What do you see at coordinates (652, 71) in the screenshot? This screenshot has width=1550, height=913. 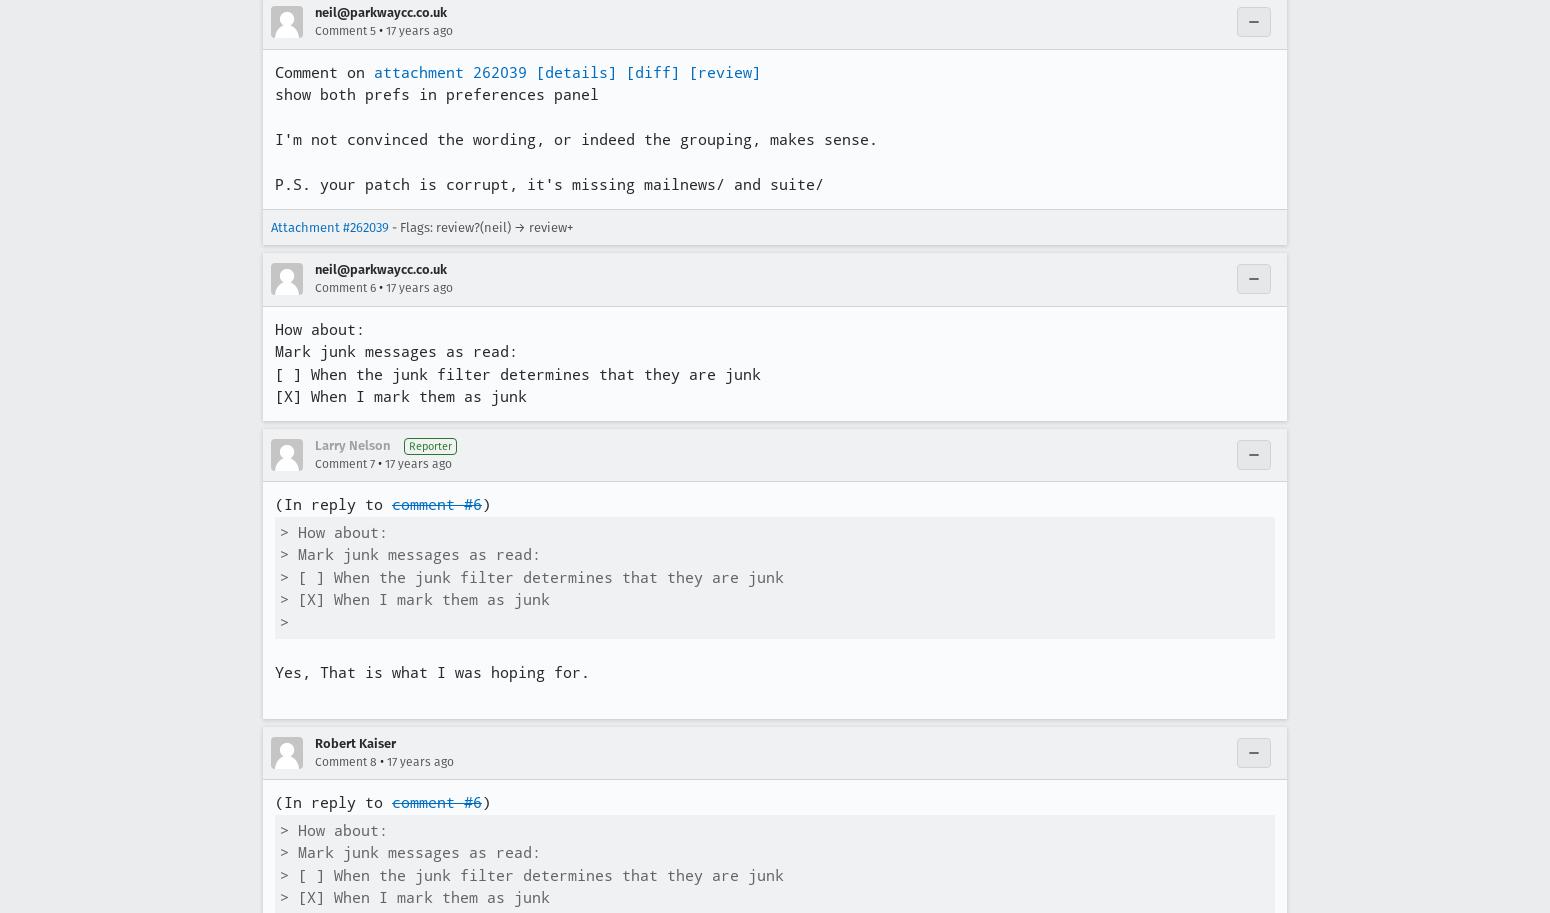 I see `'[diff]'` at bounding box center [652, 71].